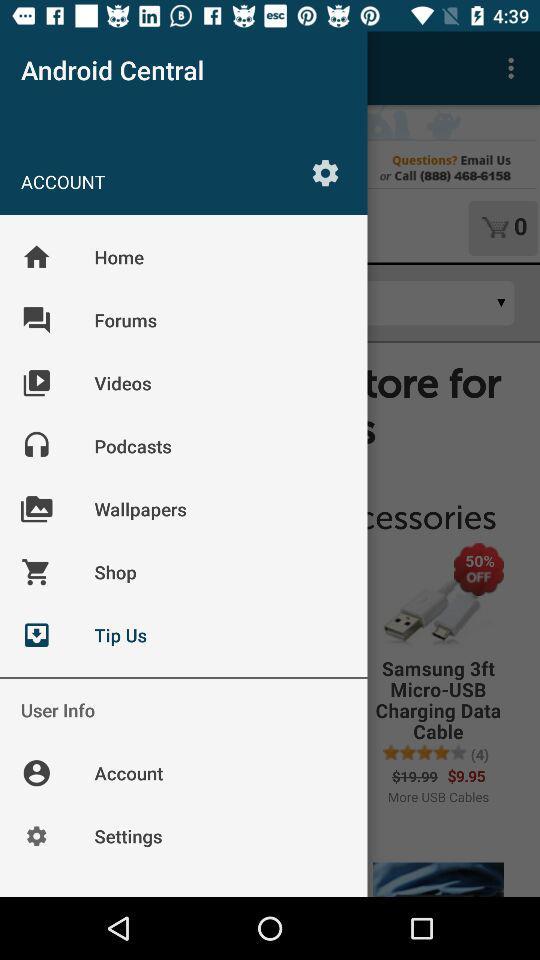  Describe the element at coordinates (325, 171) in the screenshot. I see `the setting icon` at that location.